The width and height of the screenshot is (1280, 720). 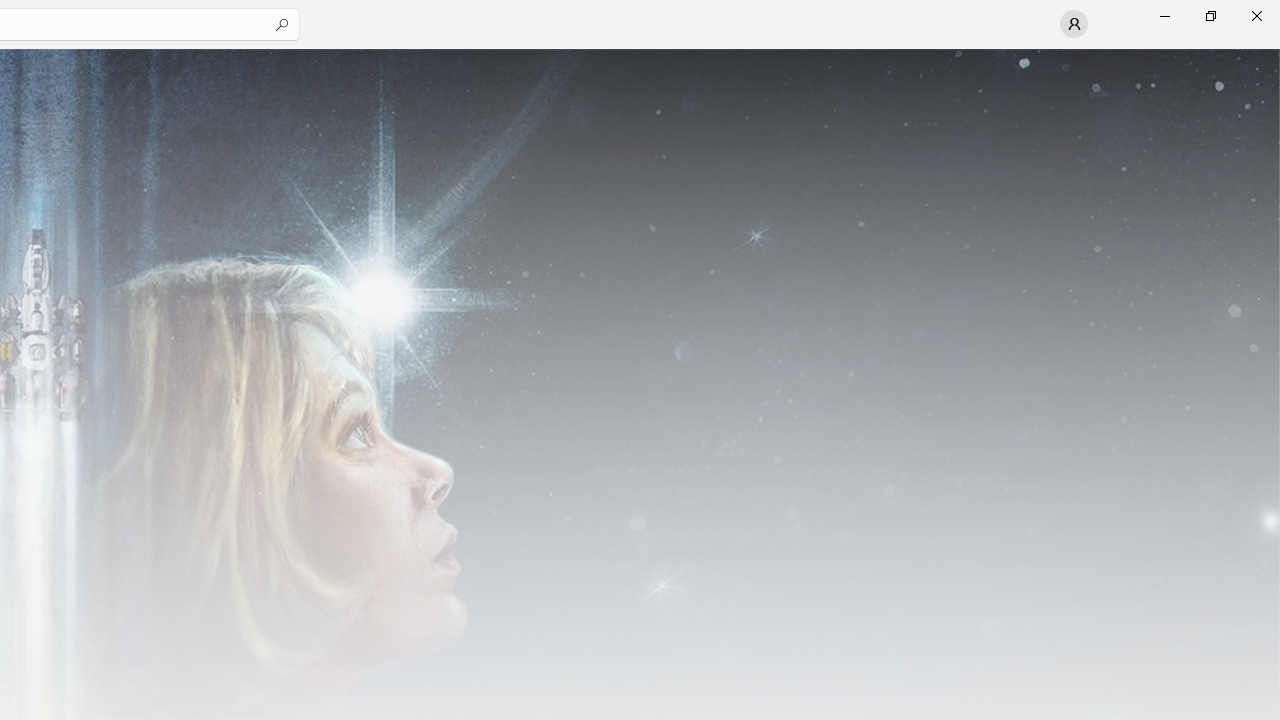 I want to click on 'Restore Microsoft Store', so click(x=1209, y=15).